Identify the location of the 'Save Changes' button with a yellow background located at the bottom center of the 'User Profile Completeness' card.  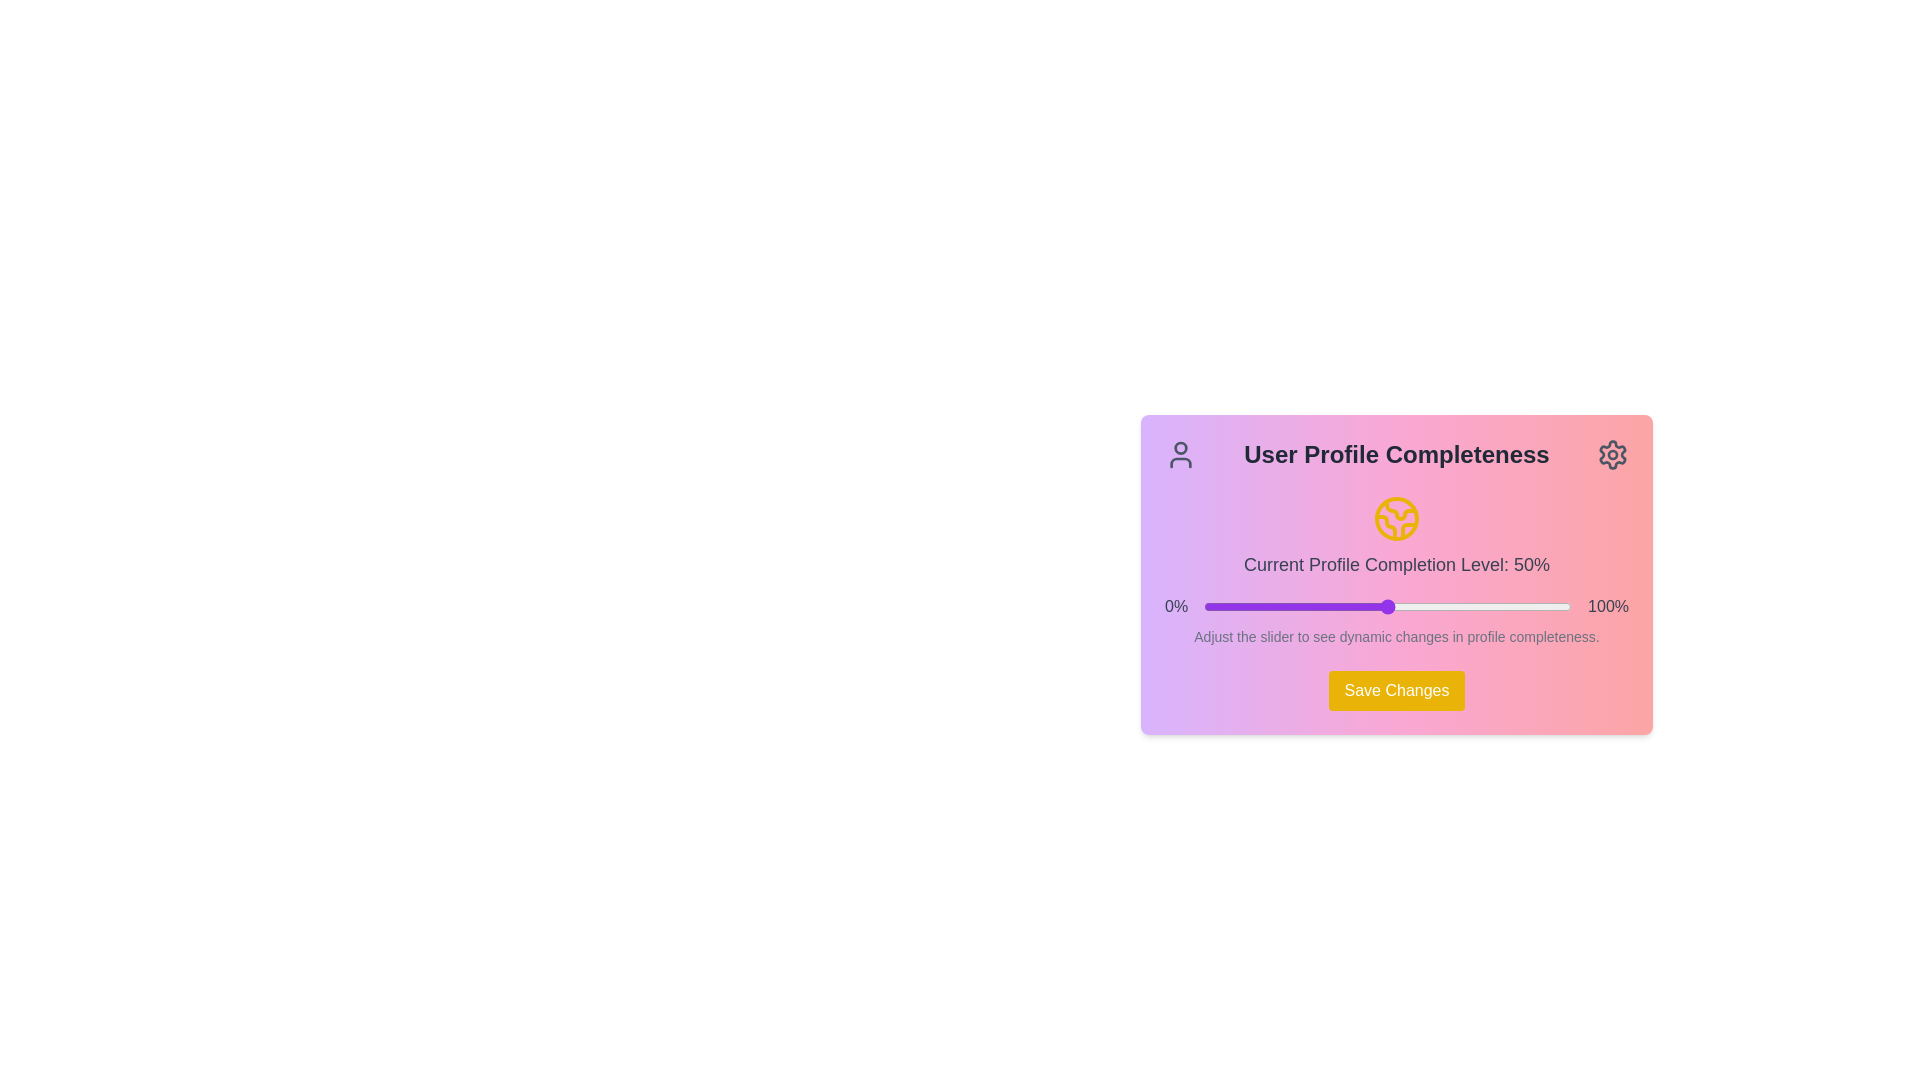
(1395, 689).